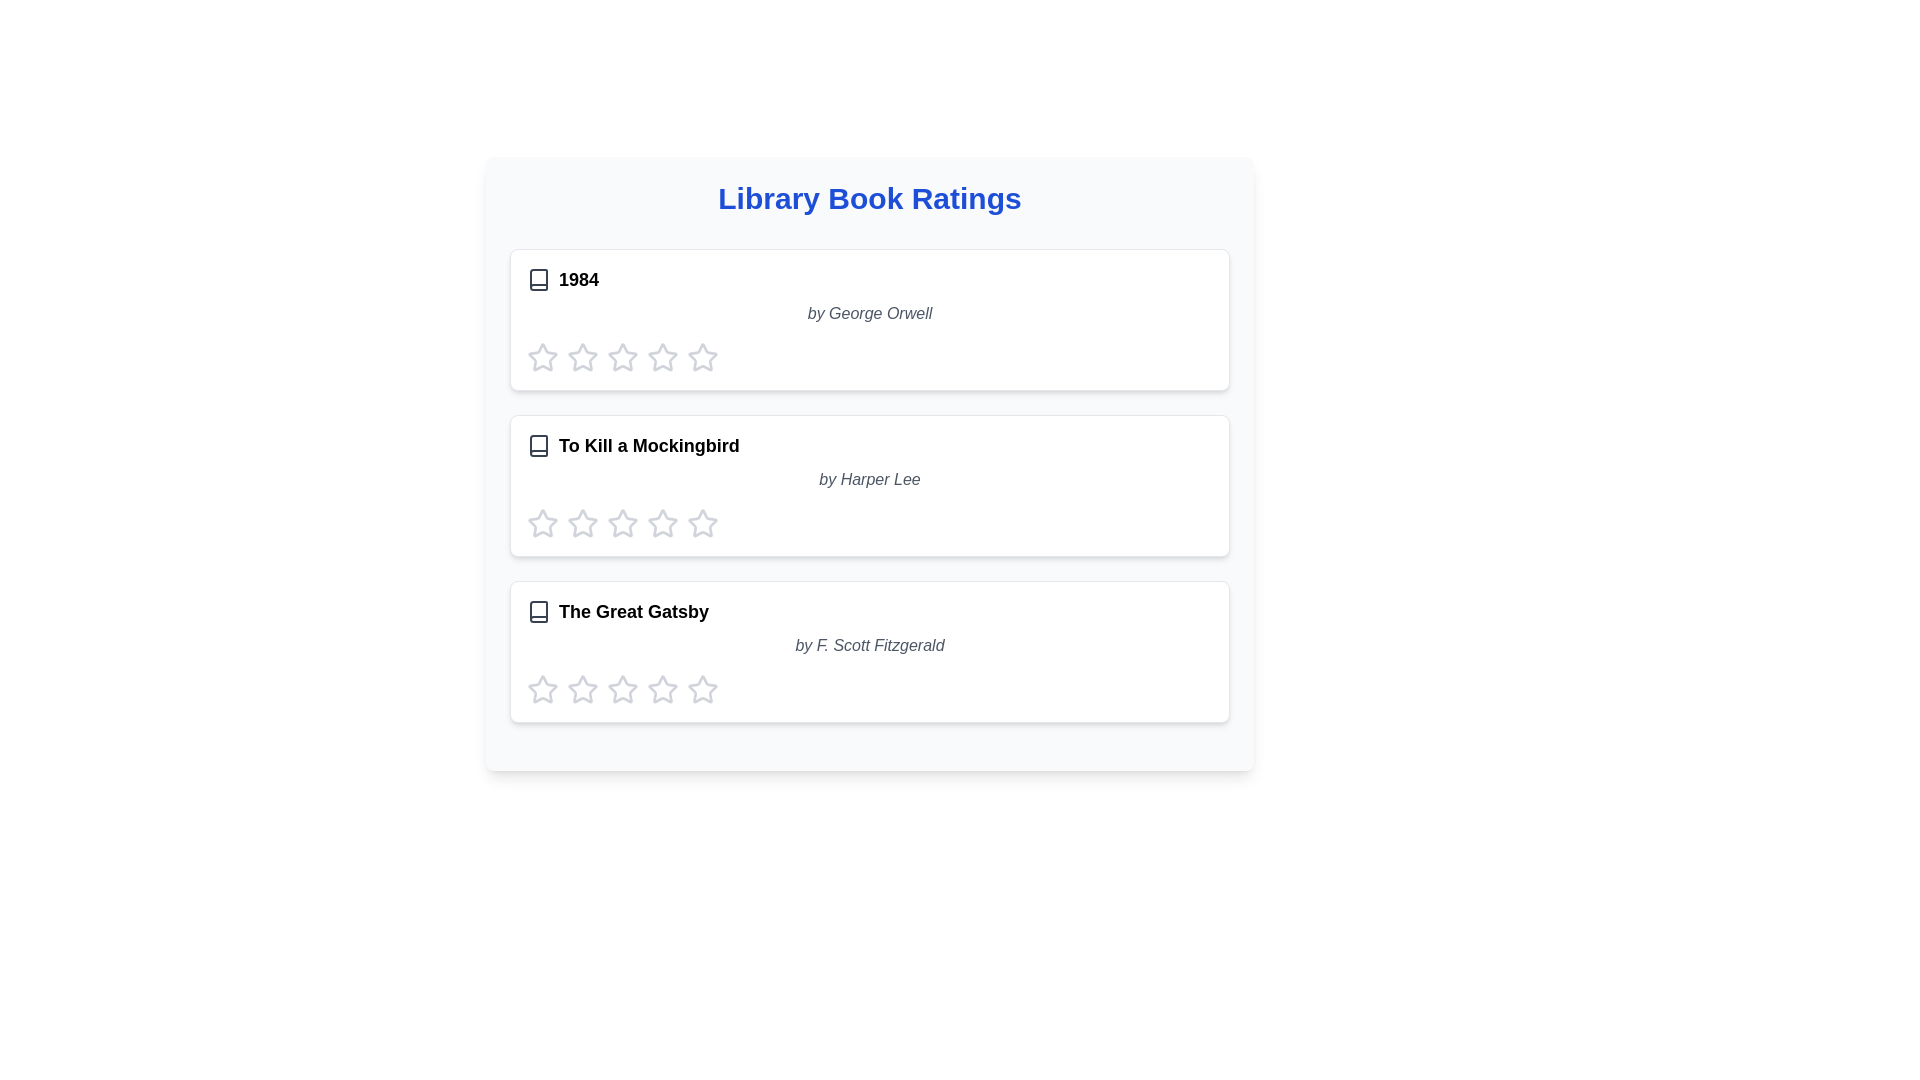  What do you see at coordinates (542, 357) in the screenshot?
I see `the first star icon in the rating section of the '1984' item card to interact with it` at bounding box center [542, 357].